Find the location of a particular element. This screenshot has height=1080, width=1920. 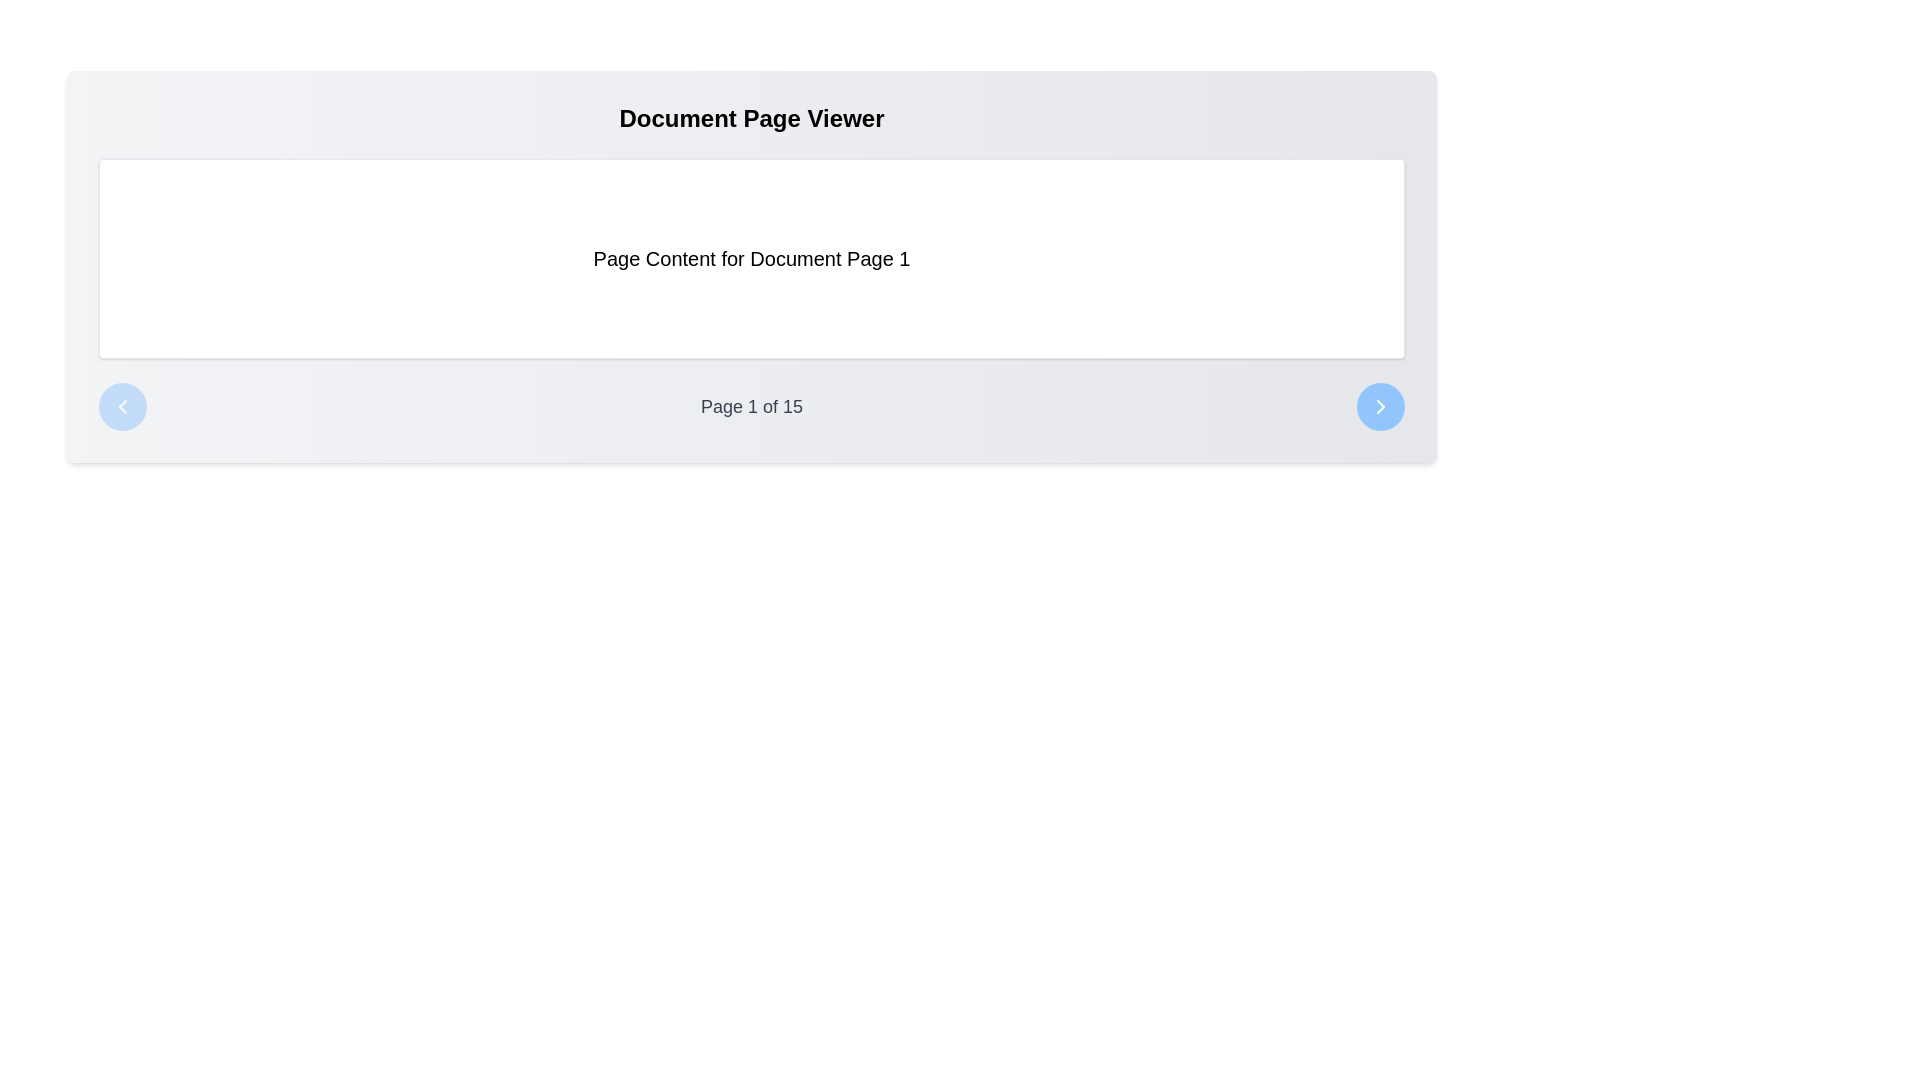

the heading 'Document Page Viewer' which is styled with a bold and large font, located at the top of the document viewer interface is located at coordinates (751, 119).